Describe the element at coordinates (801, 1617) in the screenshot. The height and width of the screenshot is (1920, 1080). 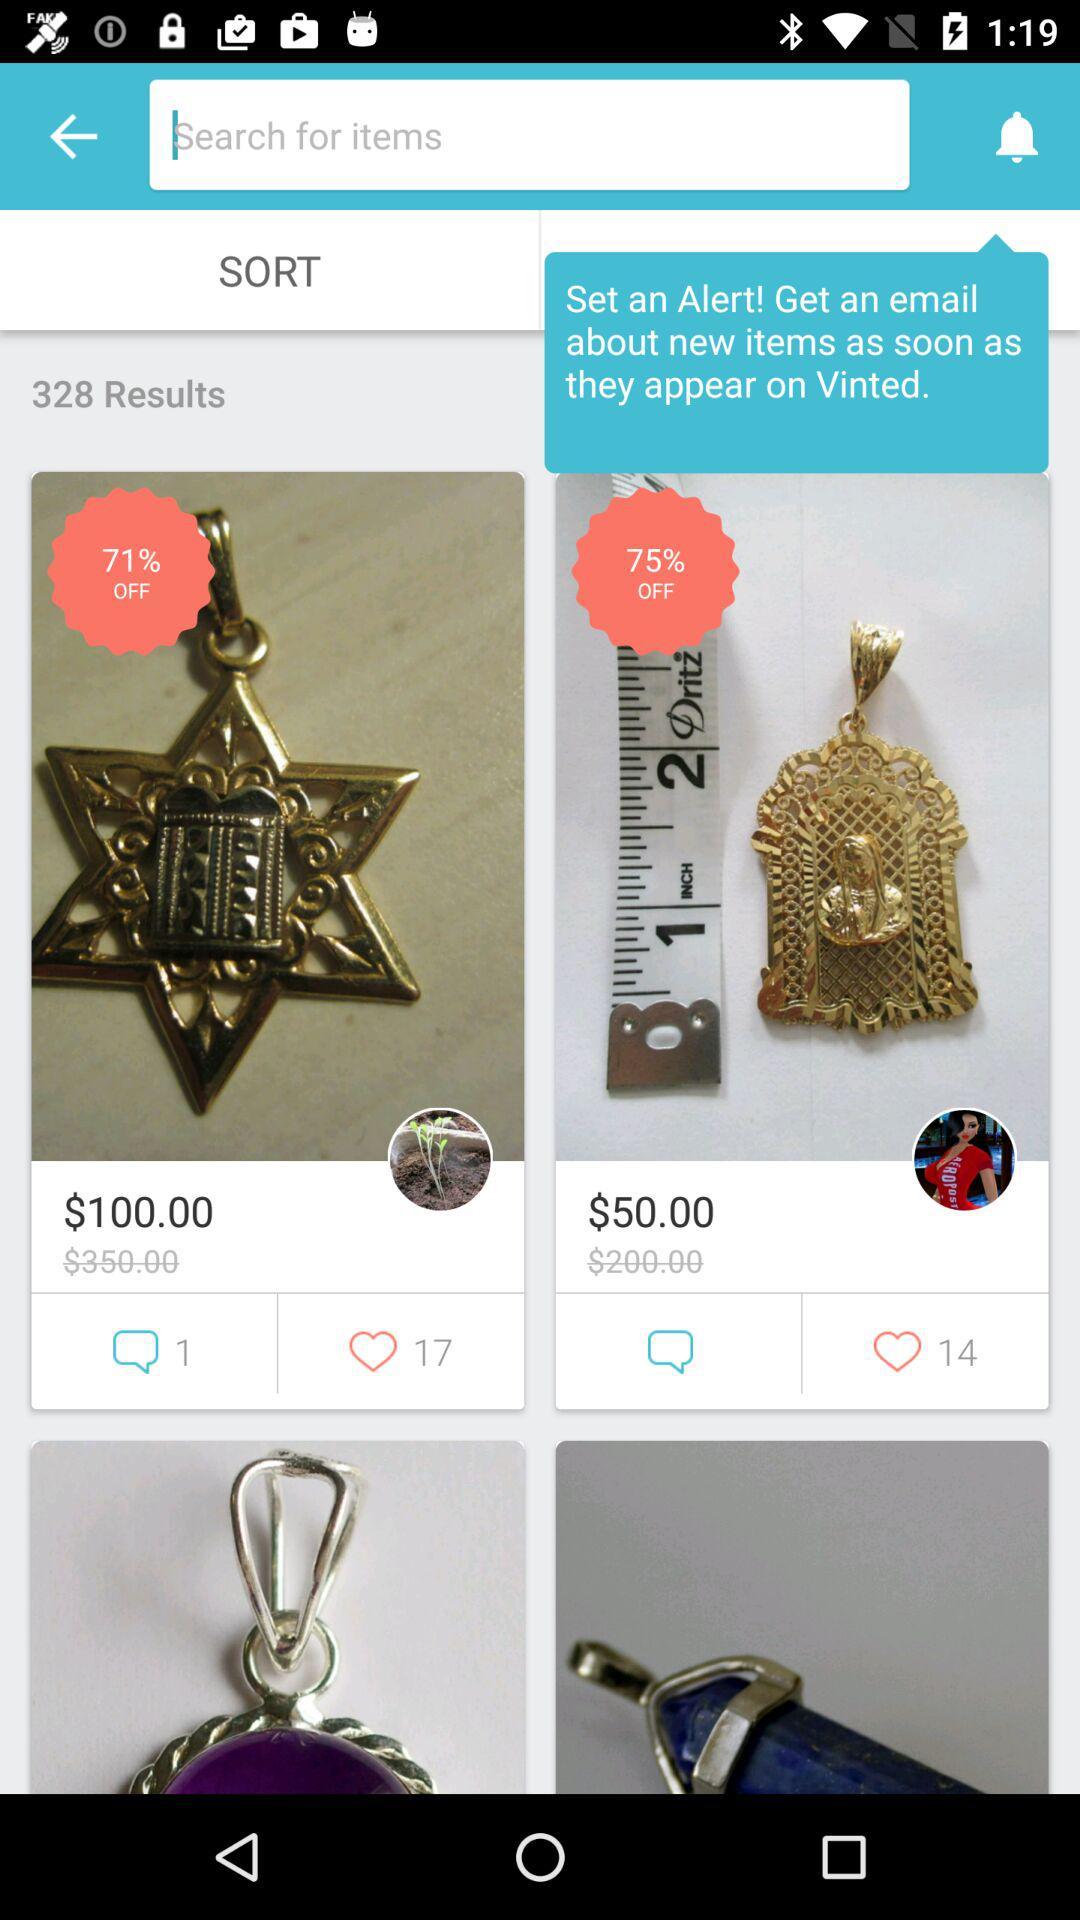
I see `fourth image from top` at that location.